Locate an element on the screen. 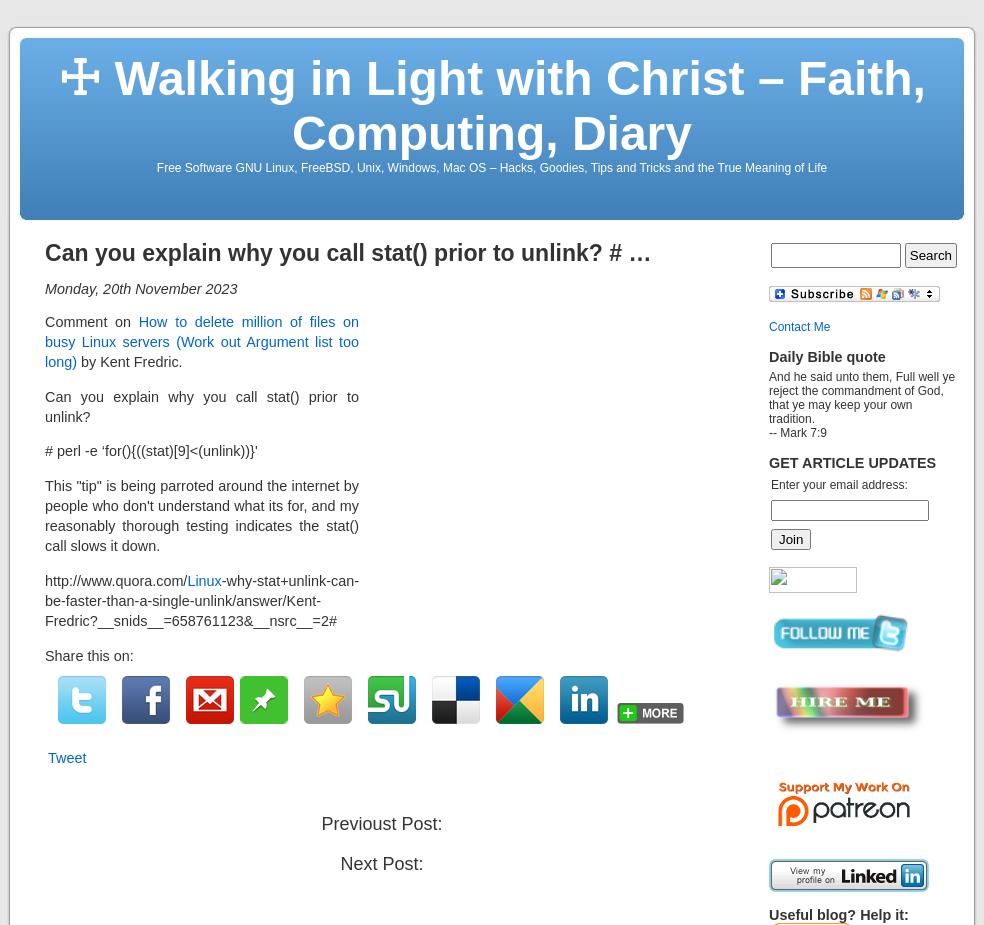  'Useful blog? Help it:' is located at coordinates (837, 915).